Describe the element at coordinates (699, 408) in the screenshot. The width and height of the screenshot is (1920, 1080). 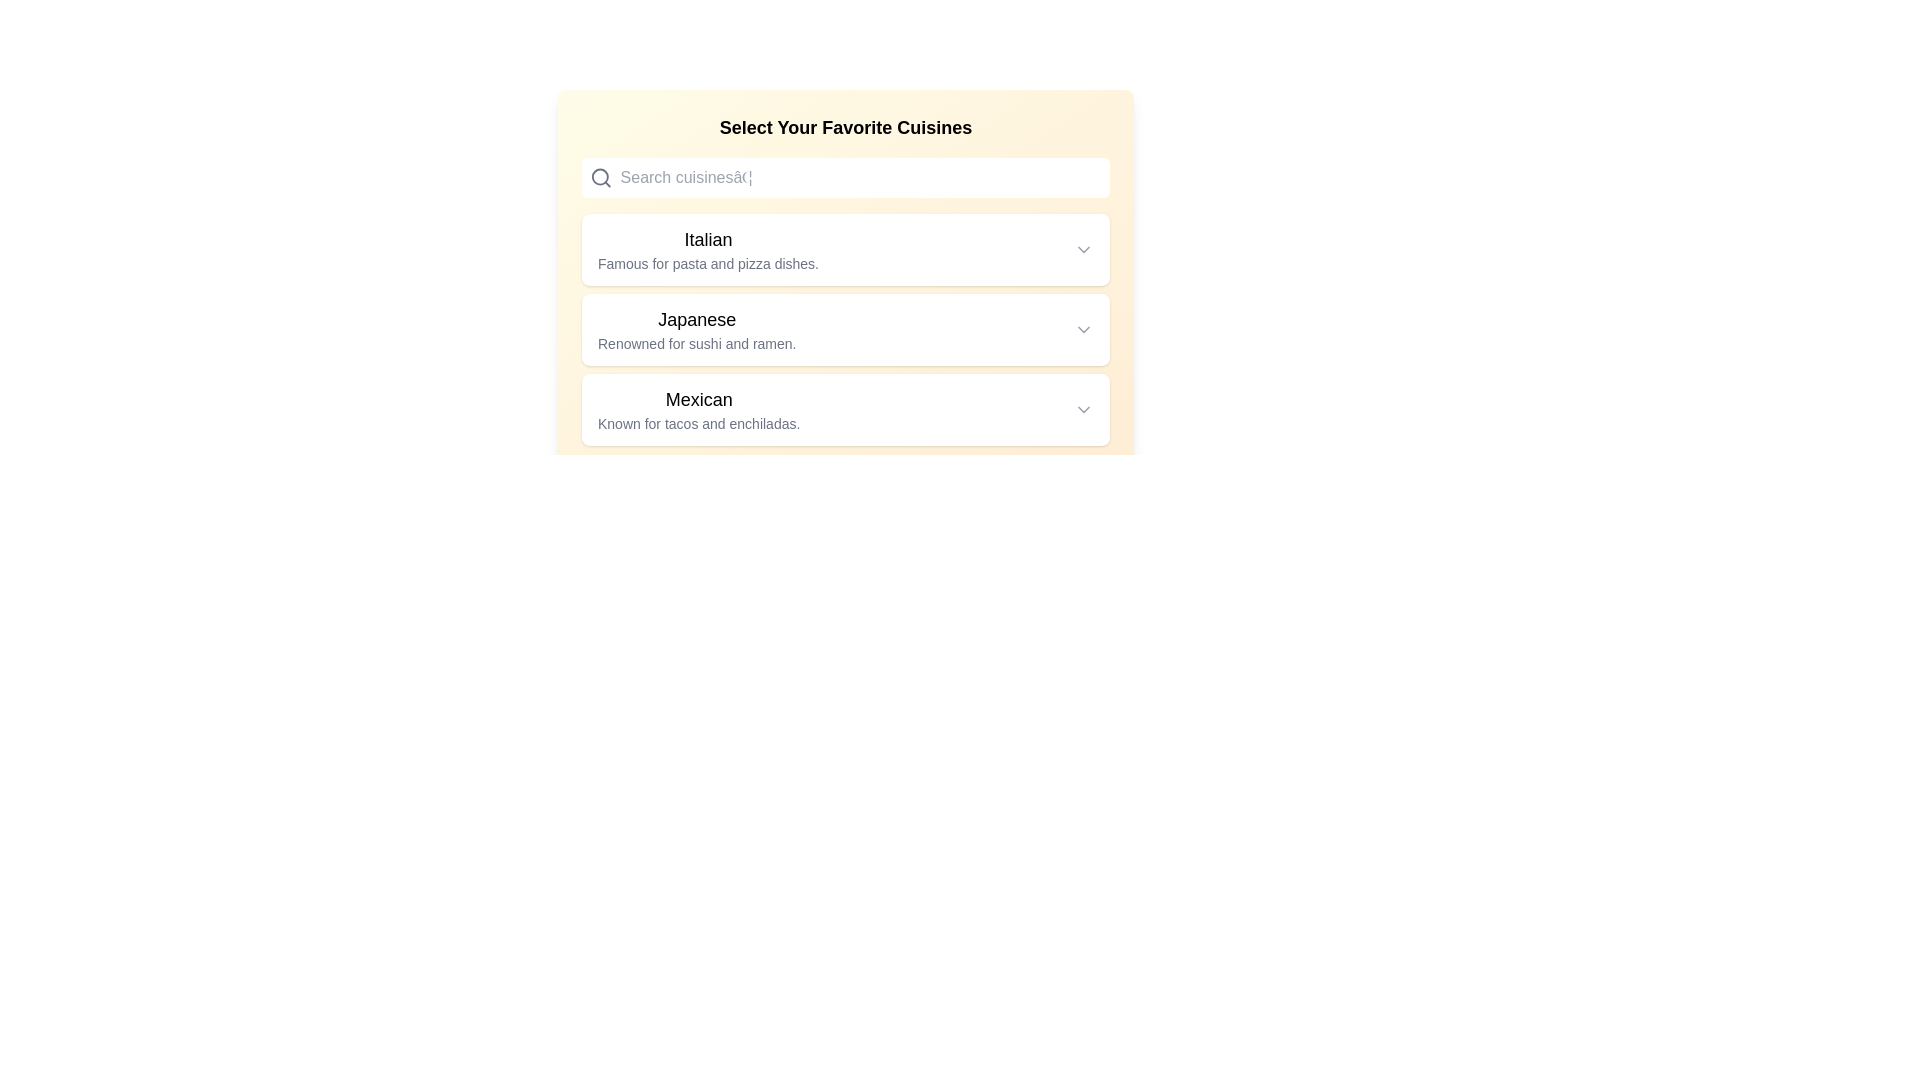
I see `the text block labeled 'Mexican', which features a bold title and a smaller subtitle, located` at that location.